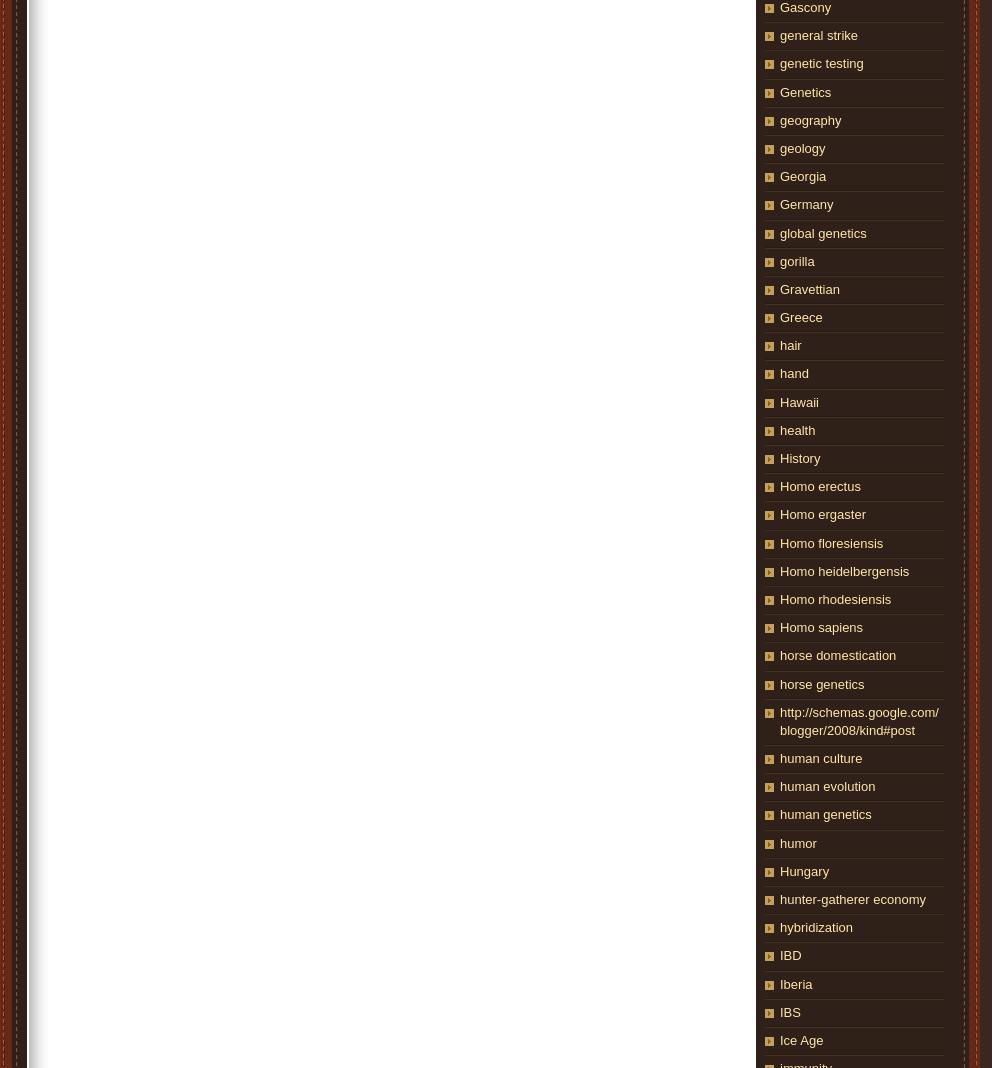 This screenshot has height=1068, width=992. Describe the element at coordinates (834, 597) in the screenshot. I see `'Homo rhodesiensis'` at that location.